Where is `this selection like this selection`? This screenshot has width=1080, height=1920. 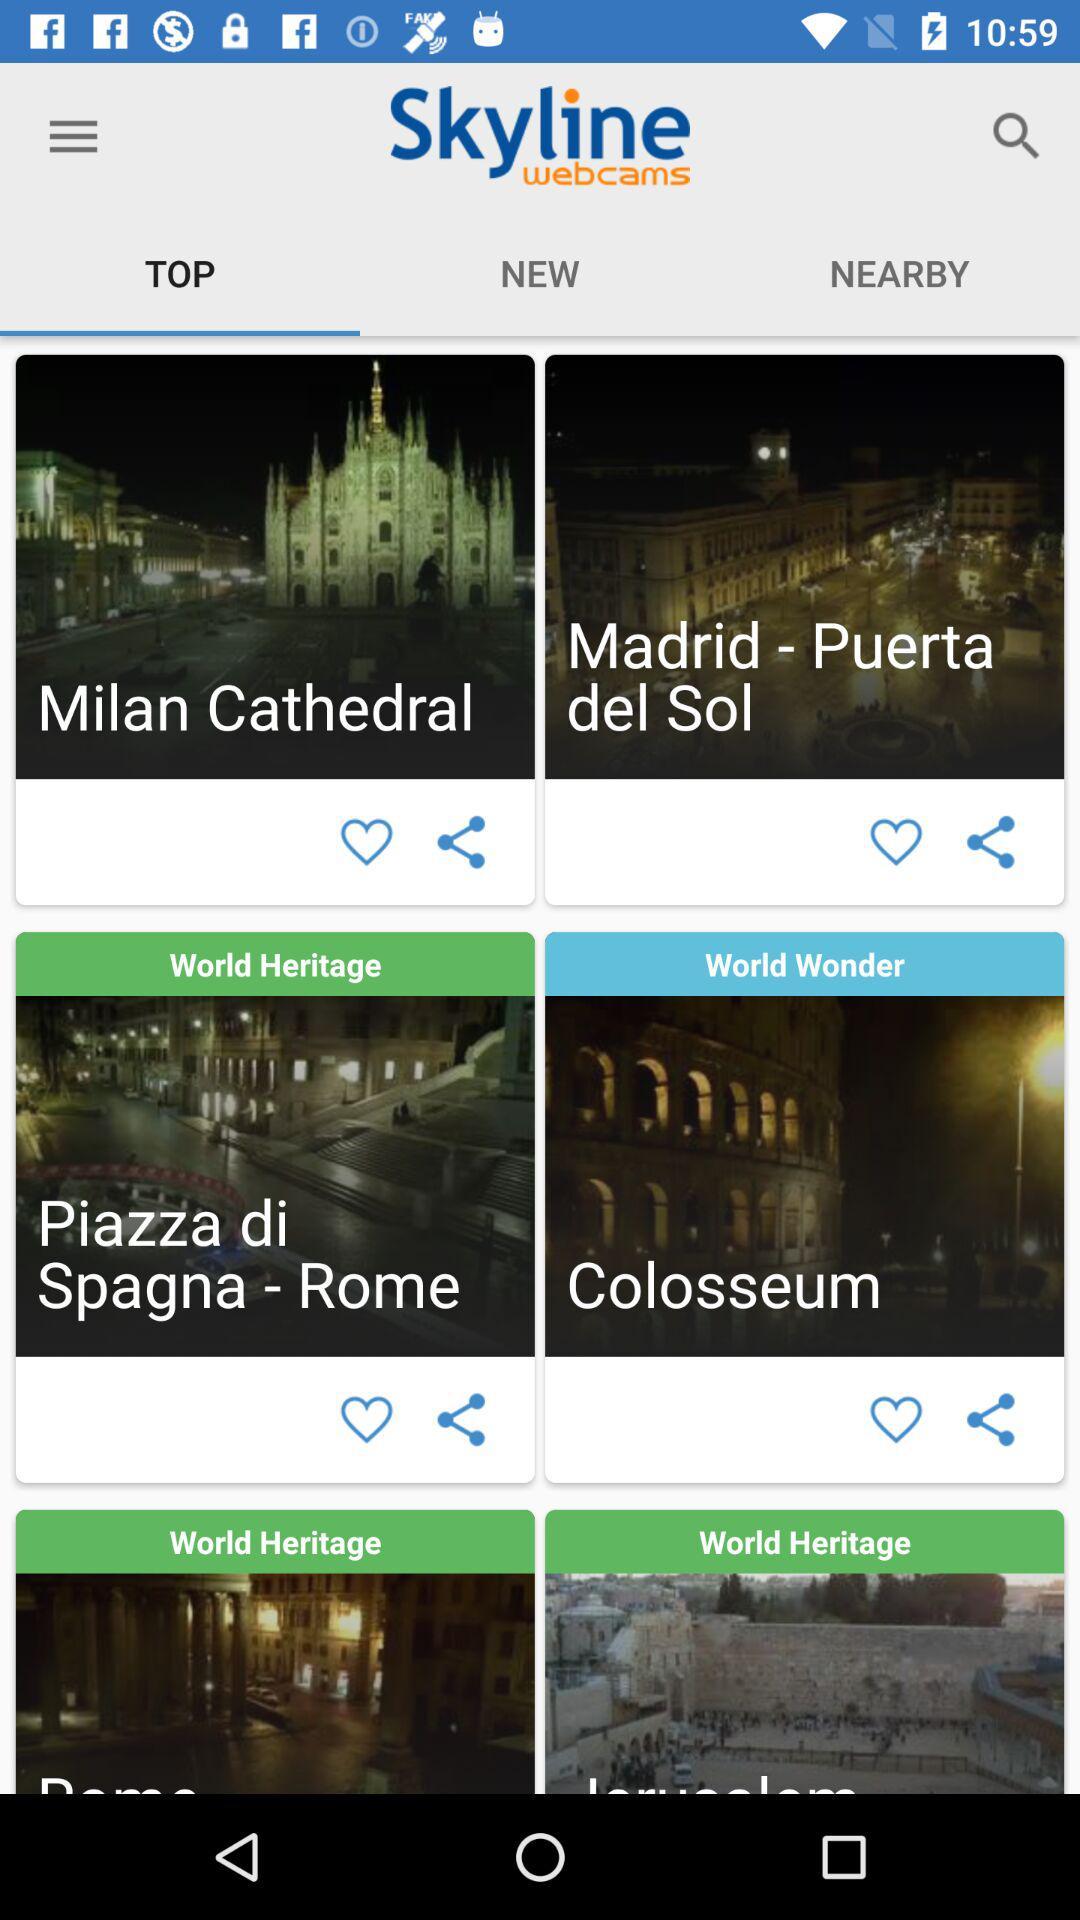 this selection like this selection is located at coordinates (895, 842).